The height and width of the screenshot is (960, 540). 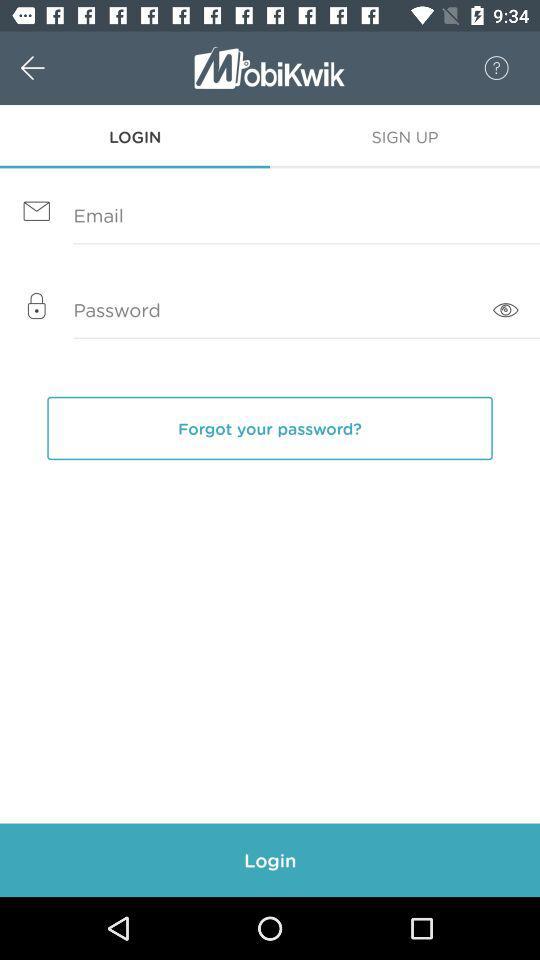 I want to click on the icon above the sign up icon, so click(x=485, y=68).